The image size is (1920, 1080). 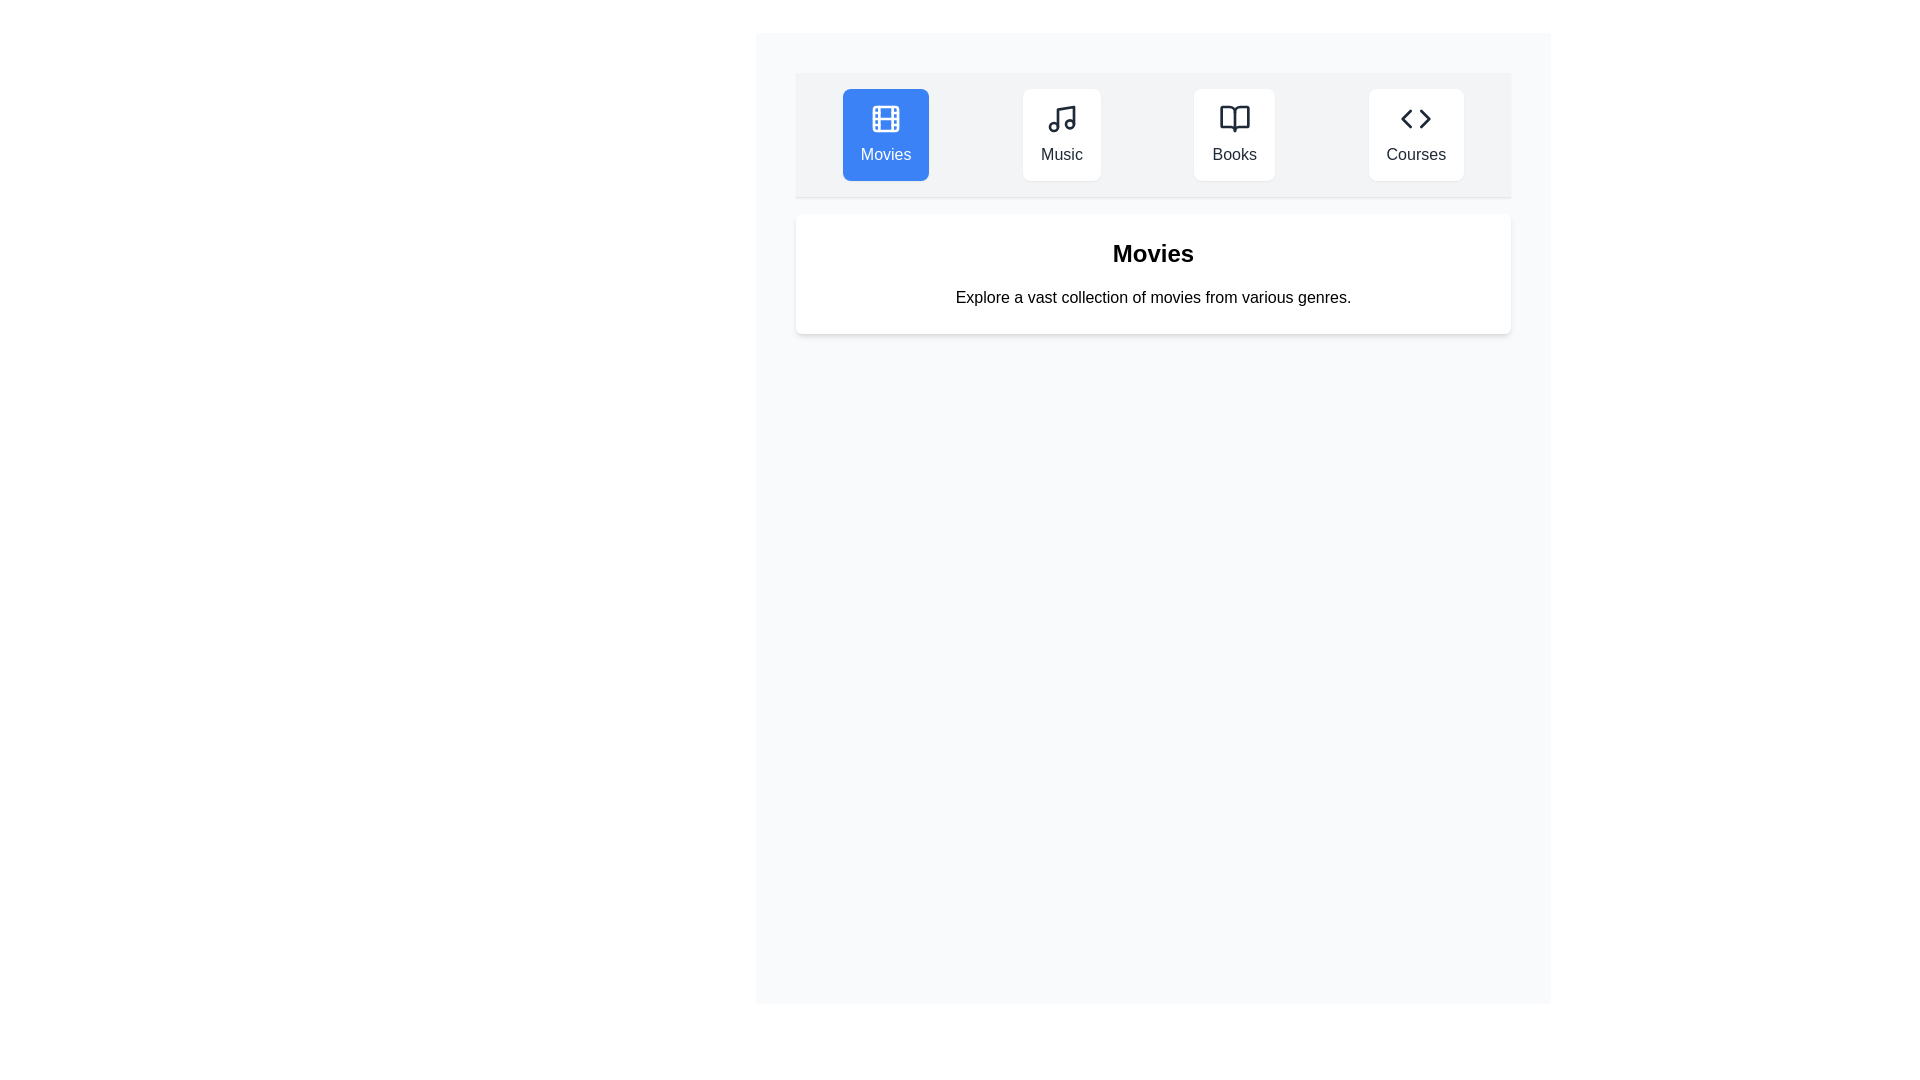 I want to click on the Books tab to view its content, so click(x=1233, y=135).